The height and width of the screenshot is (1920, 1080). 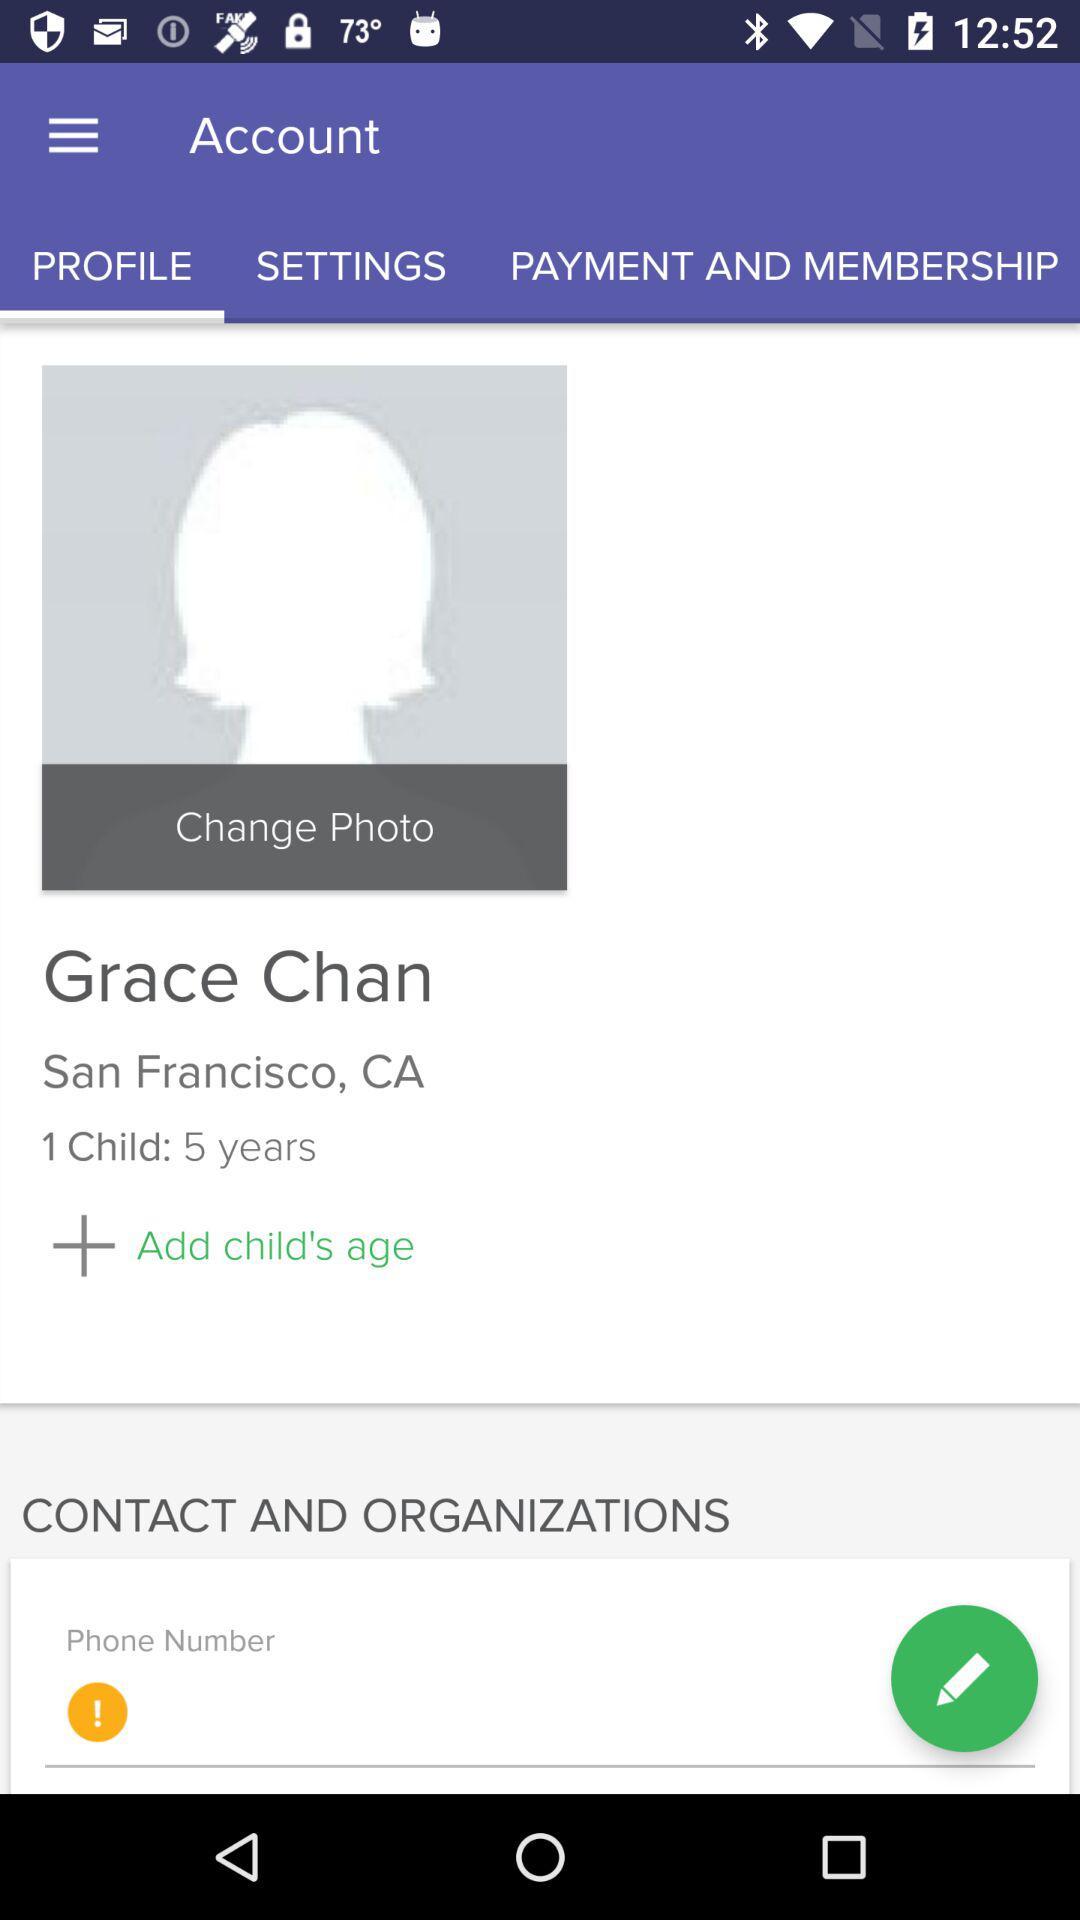 What do you see at coordinates (778, 265) in the screenshot?
I see `the icon next to settings icon` at bounding box center [778, 265].